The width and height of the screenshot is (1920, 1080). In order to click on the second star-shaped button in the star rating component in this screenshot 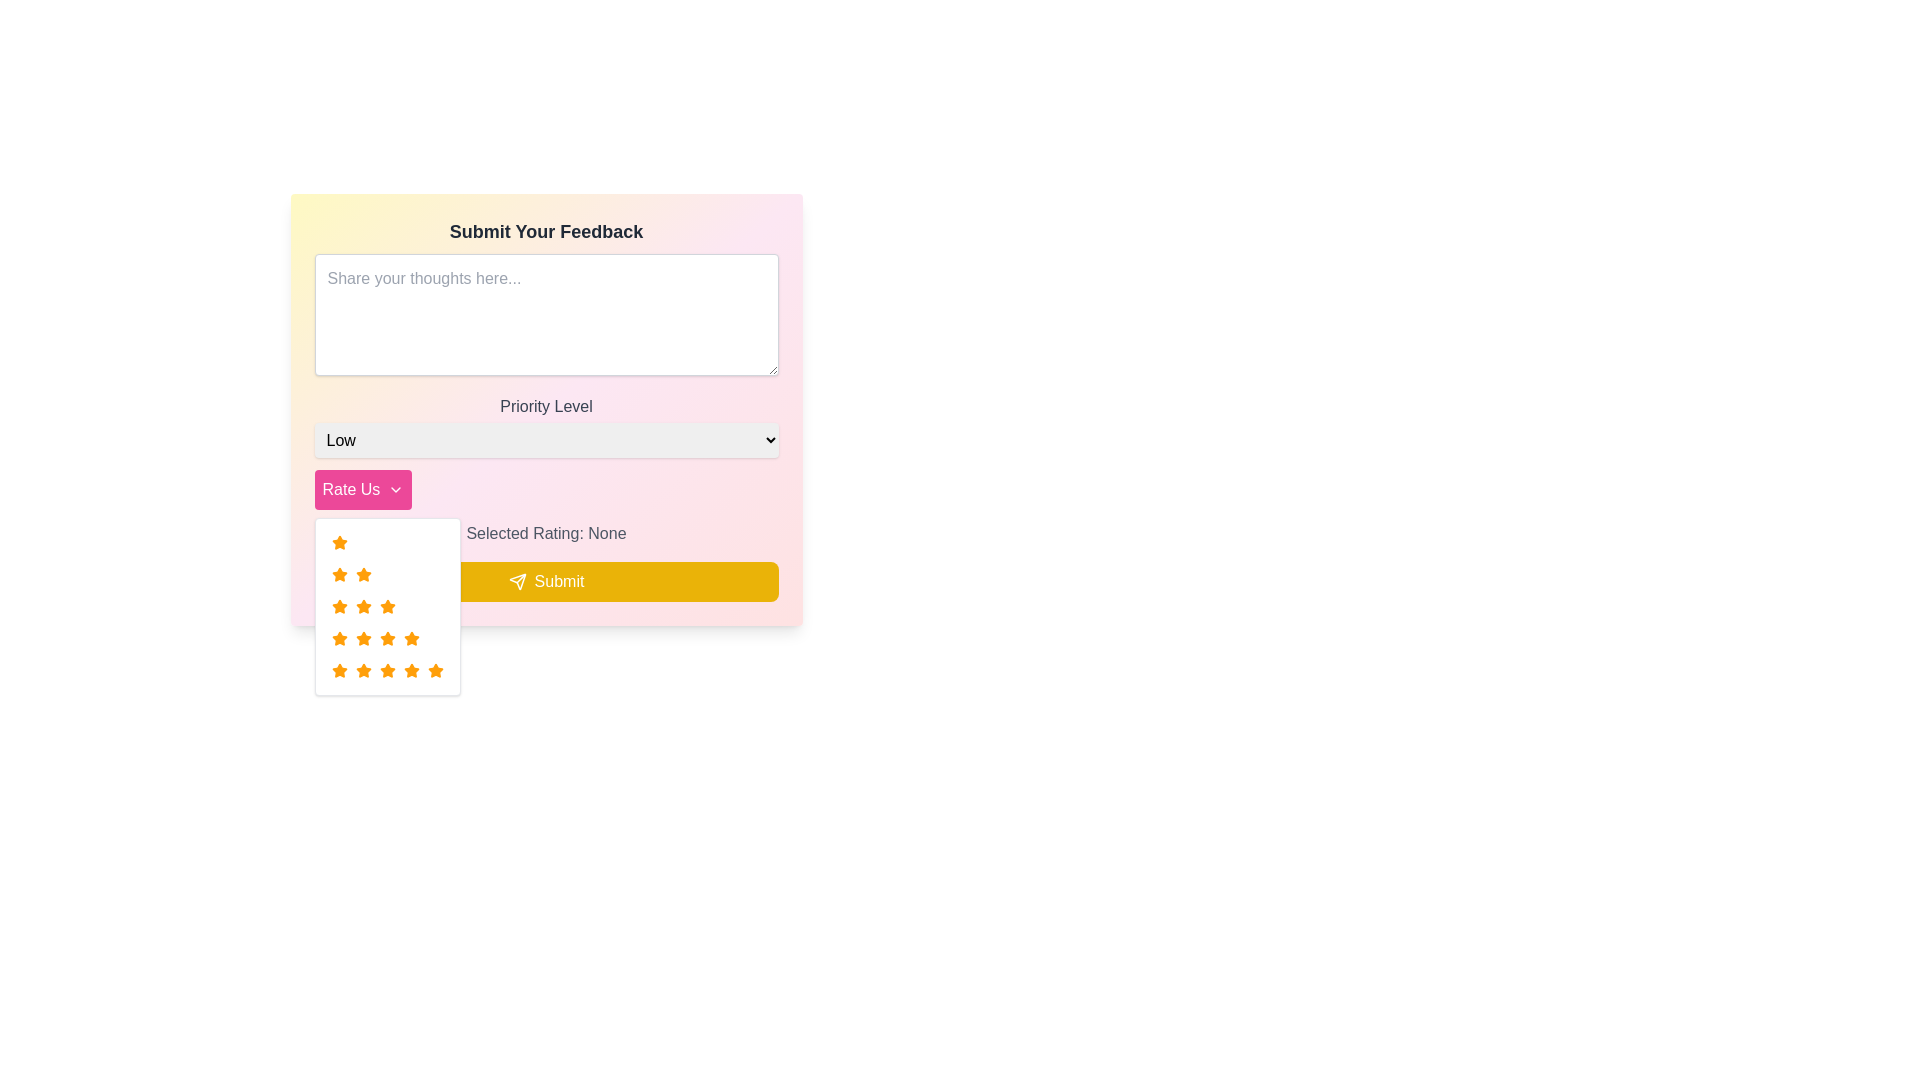, I will do `click(363, 605)`.